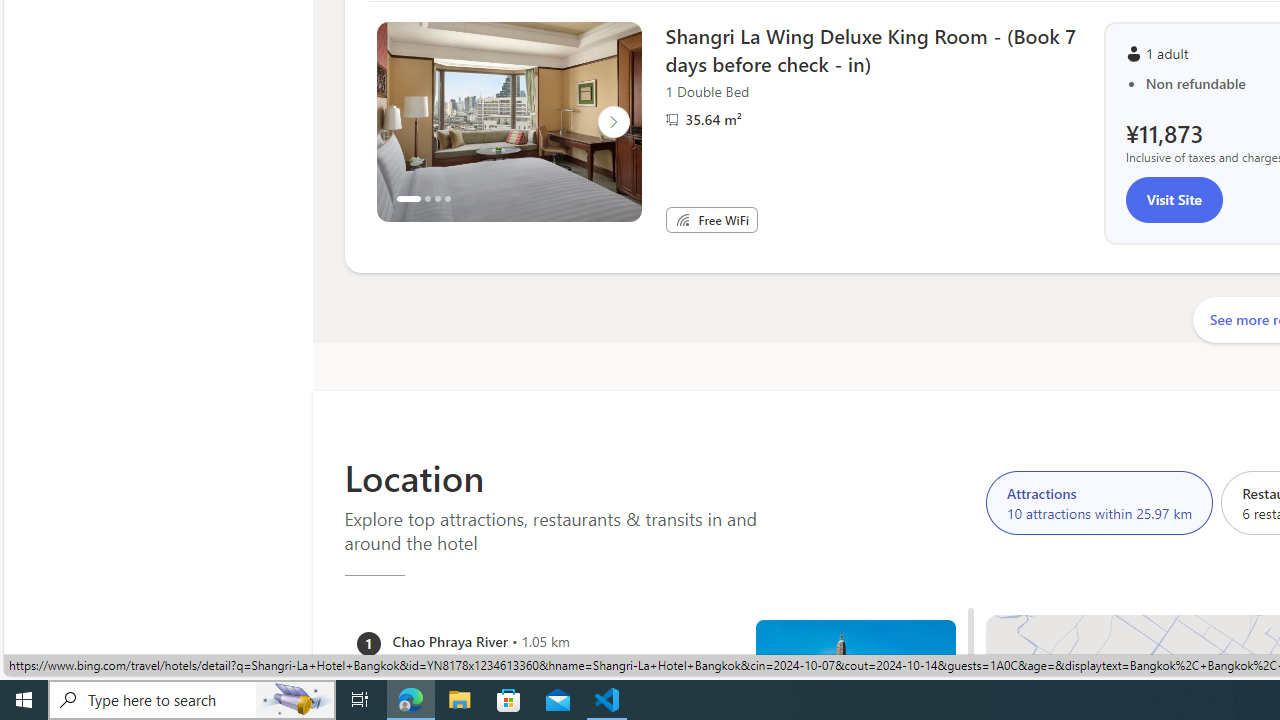  What do you see at coordinates (1173, 200) in the screenshot?
I see `'Visit Site'` at bounding box center [1173, 200].